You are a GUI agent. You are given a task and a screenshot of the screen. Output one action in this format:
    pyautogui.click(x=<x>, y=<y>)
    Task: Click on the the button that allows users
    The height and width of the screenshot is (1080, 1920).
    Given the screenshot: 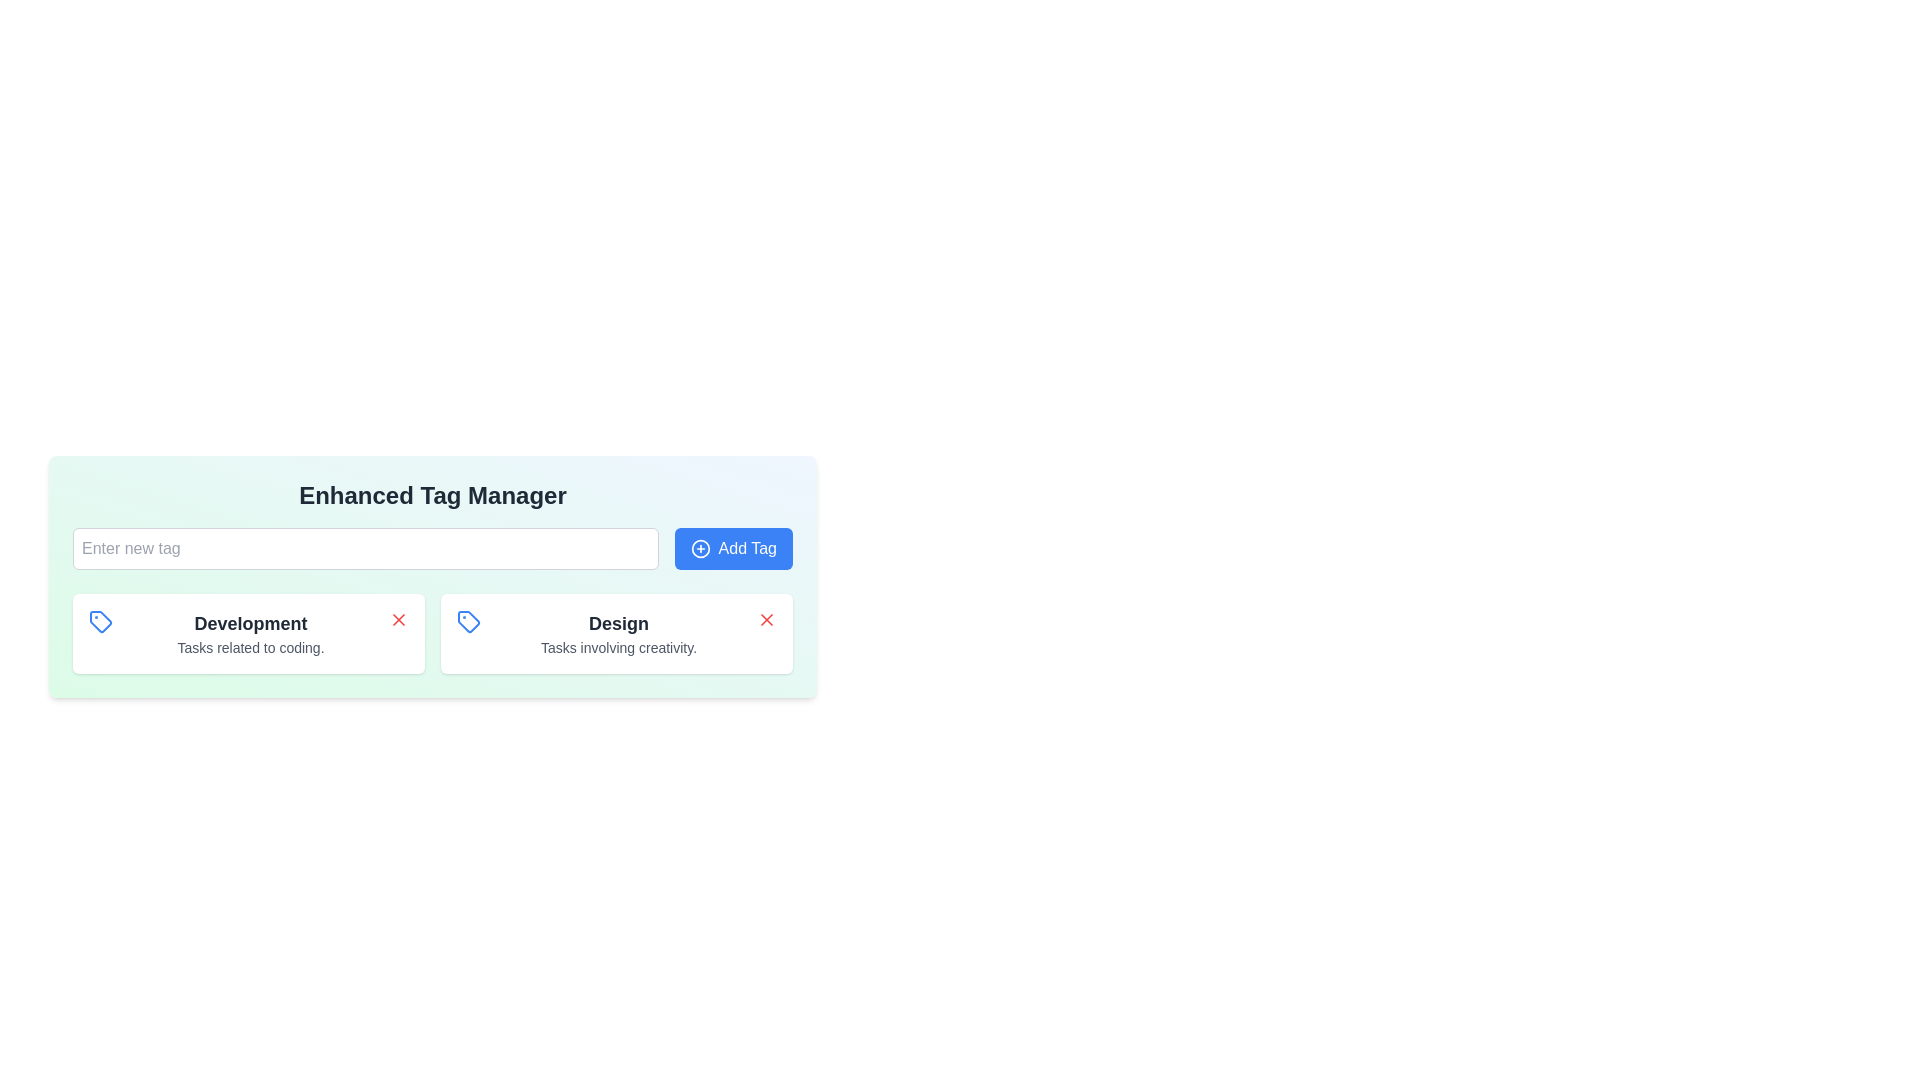 What is the action you would take?
    pyautogui.click(x=732, y=548)
    